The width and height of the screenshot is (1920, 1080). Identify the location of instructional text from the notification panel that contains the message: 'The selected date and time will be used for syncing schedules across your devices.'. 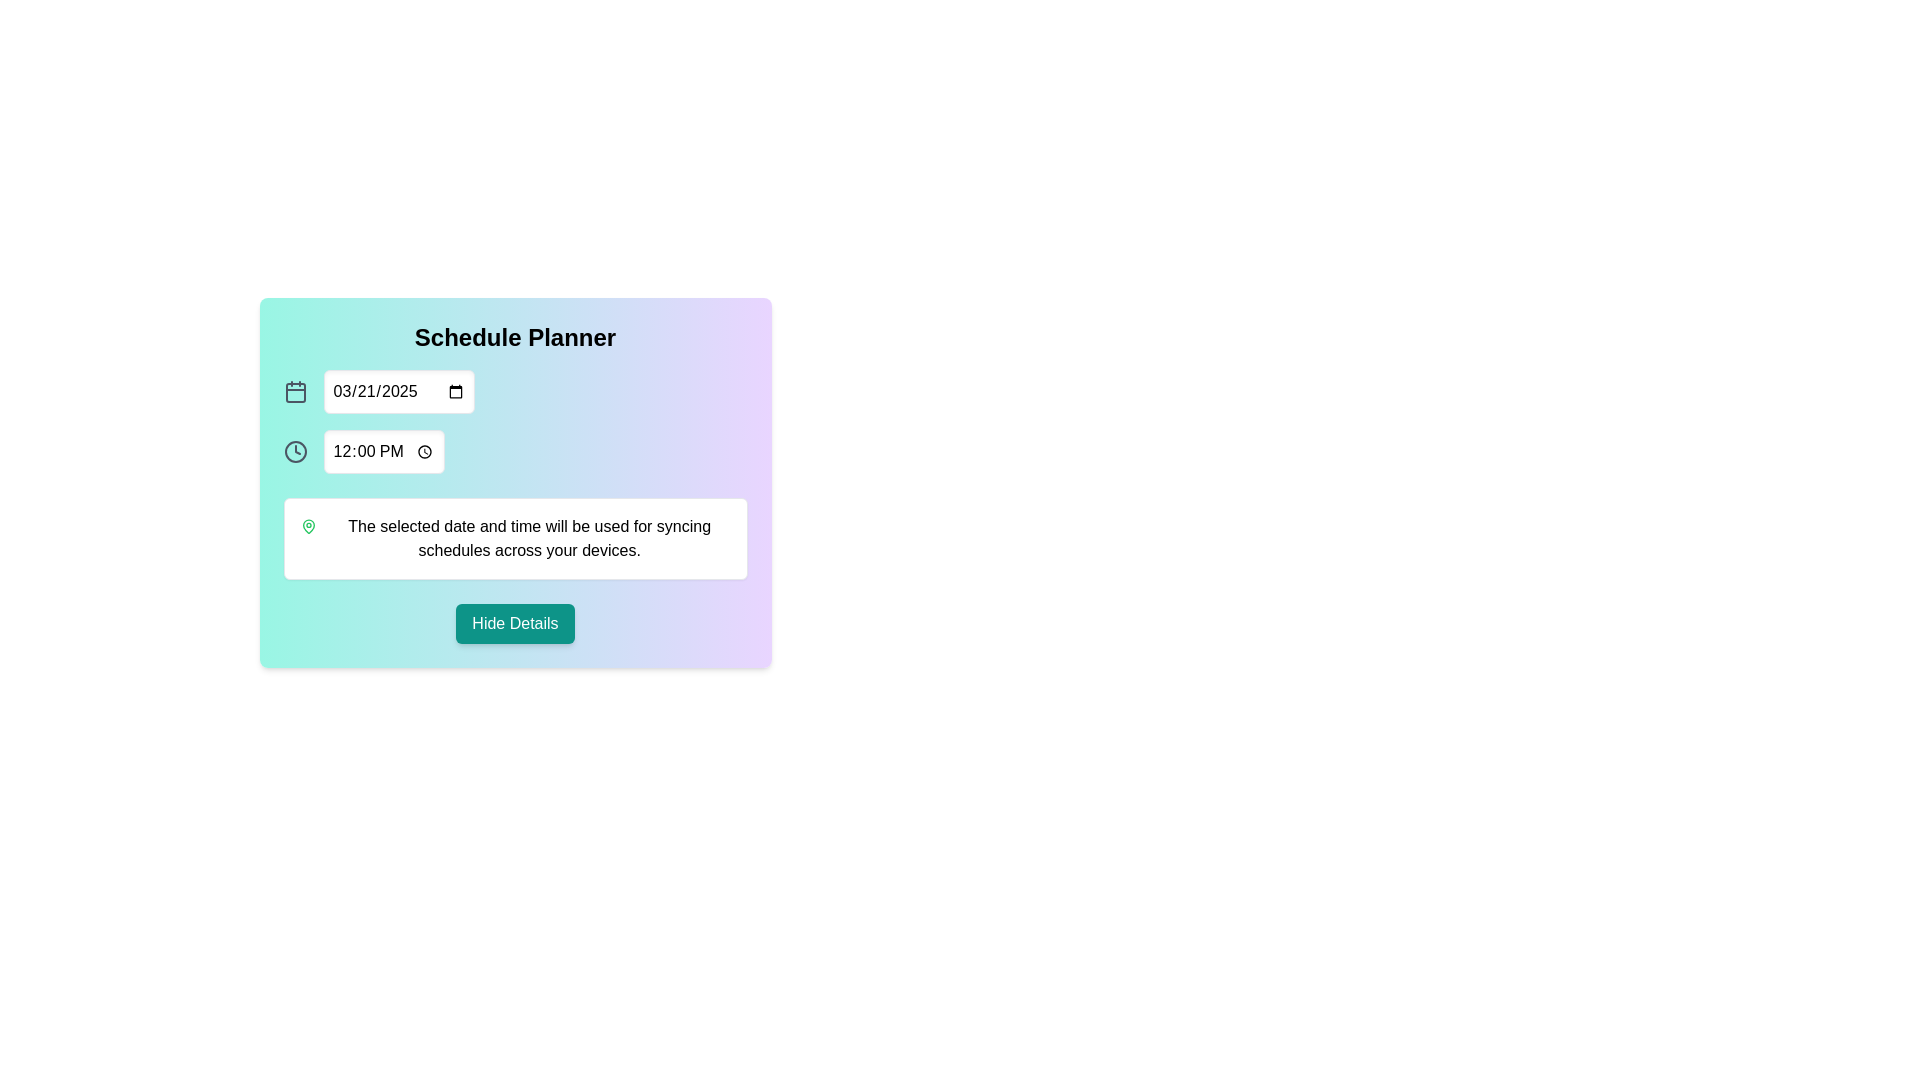
(515, 538).